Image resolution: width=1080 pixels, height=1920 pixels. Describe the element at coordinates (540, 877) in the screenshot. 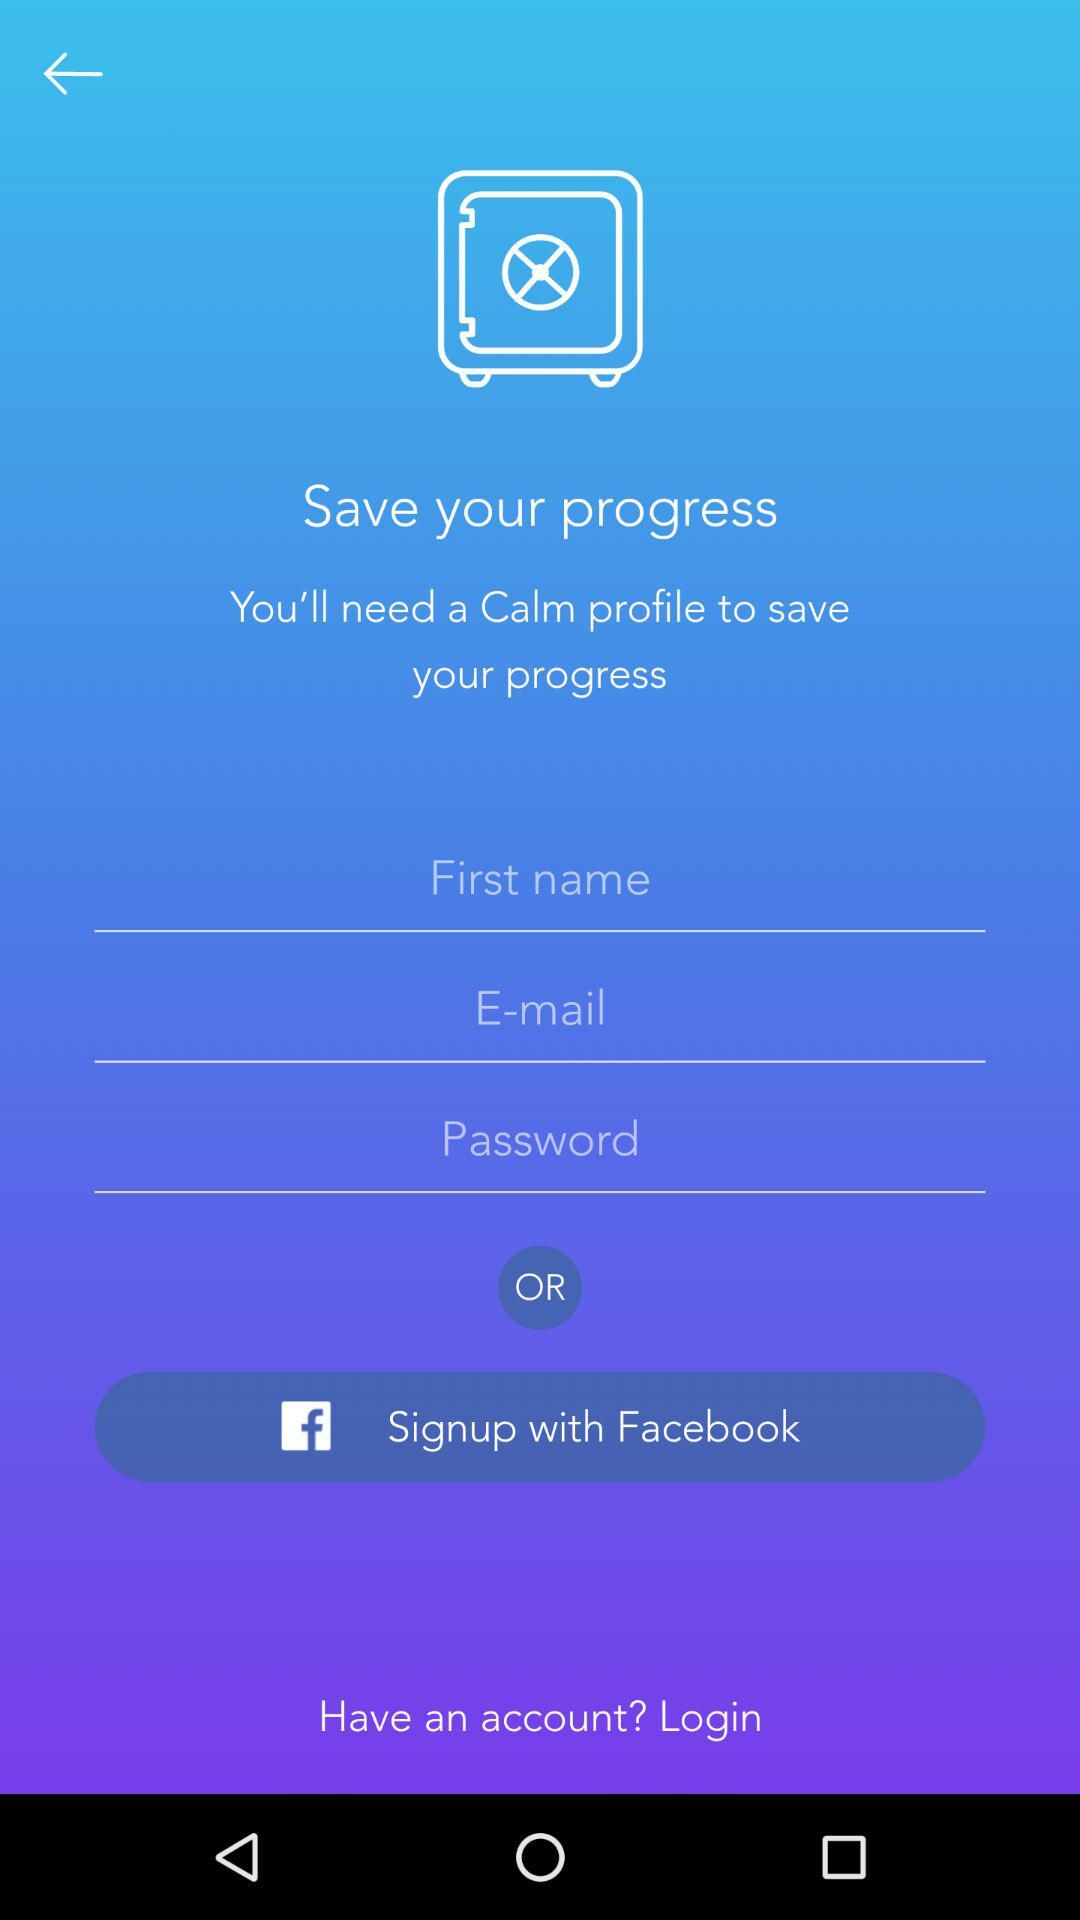

I see `the icon below the you ll need` at that location.